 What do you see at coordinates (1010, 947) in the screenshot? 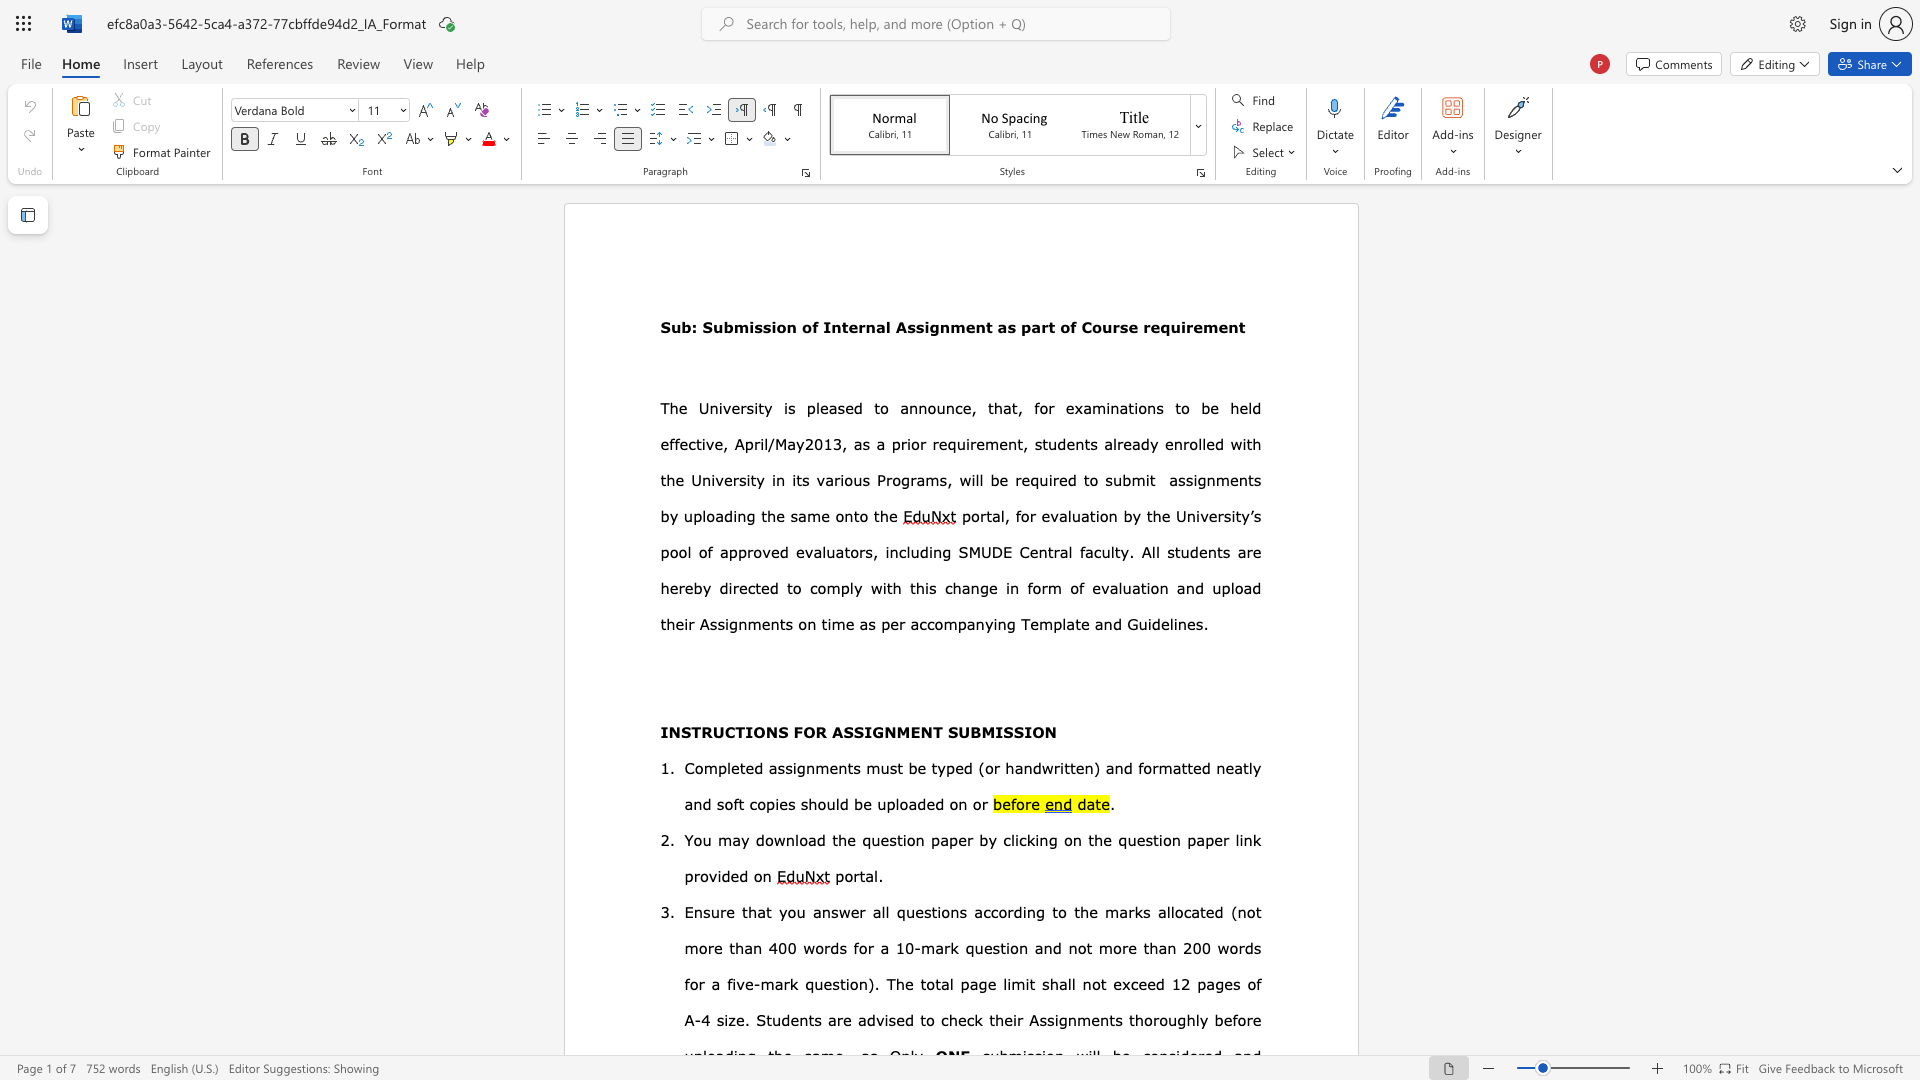
I see `the subset text "on and not more than 200 words for a five-mark question). T" within the text "(not more than 400 words for a 10-mark question and not more than 200 words for a five-mark question). The tot"` at bounding box center [1010, 947].